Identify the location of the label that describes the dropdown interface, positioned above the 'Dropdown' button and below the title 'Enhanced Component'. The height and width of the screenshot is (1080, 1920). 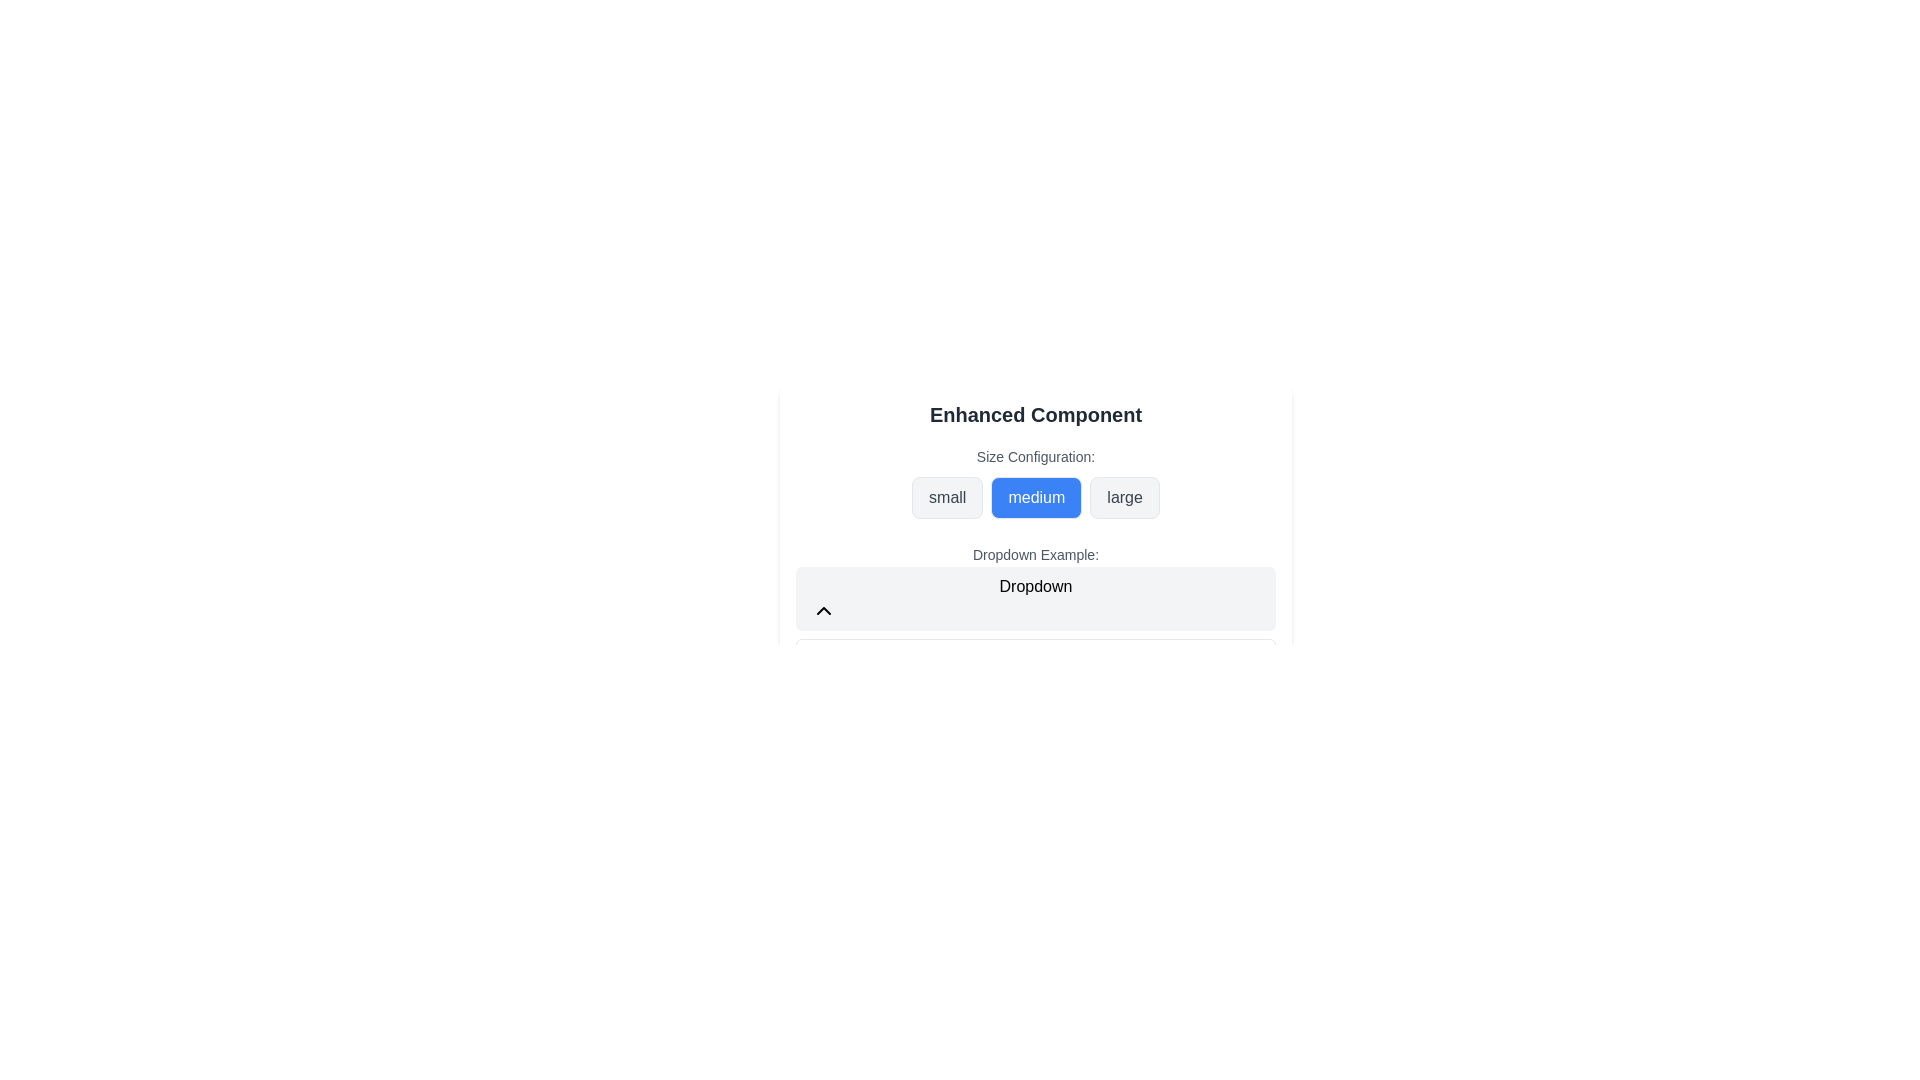
(1036, 555).